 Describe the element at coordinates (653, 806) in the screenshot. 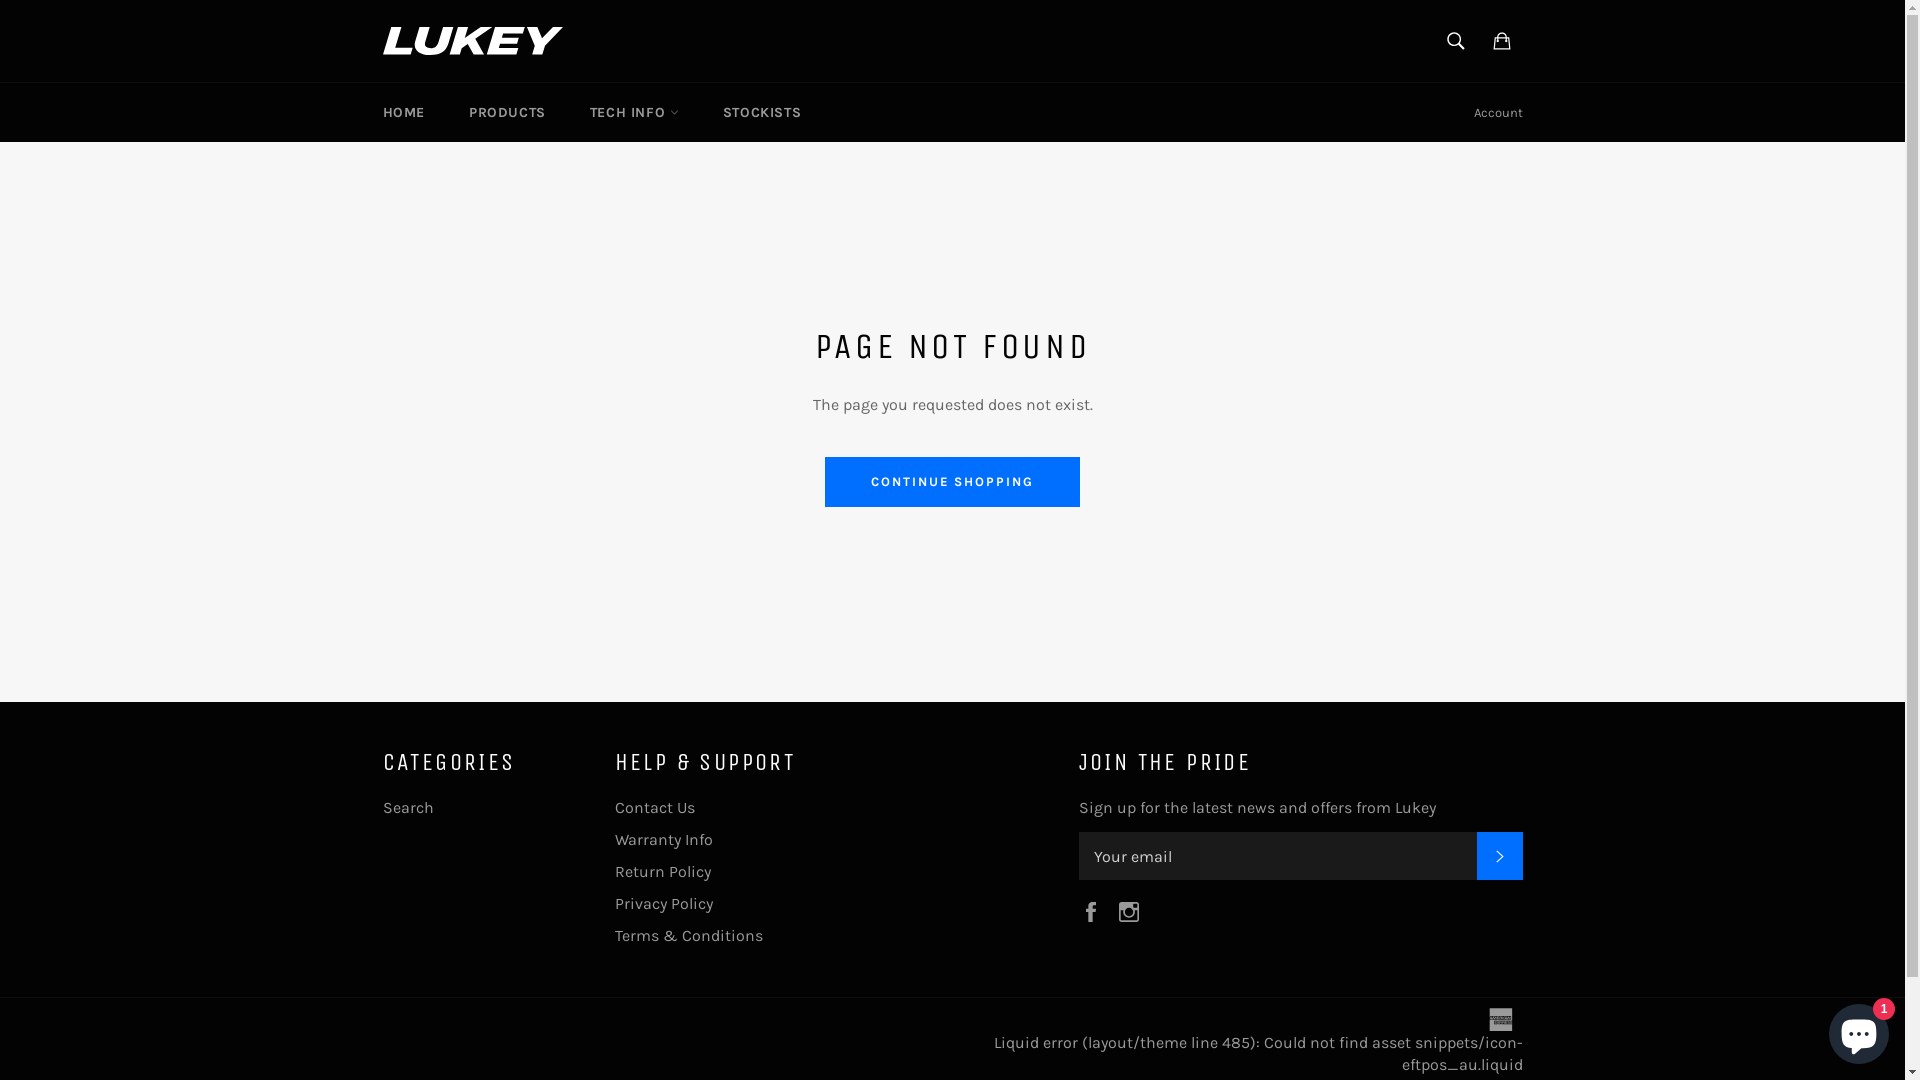

I see `'Contact Us'` at that location.